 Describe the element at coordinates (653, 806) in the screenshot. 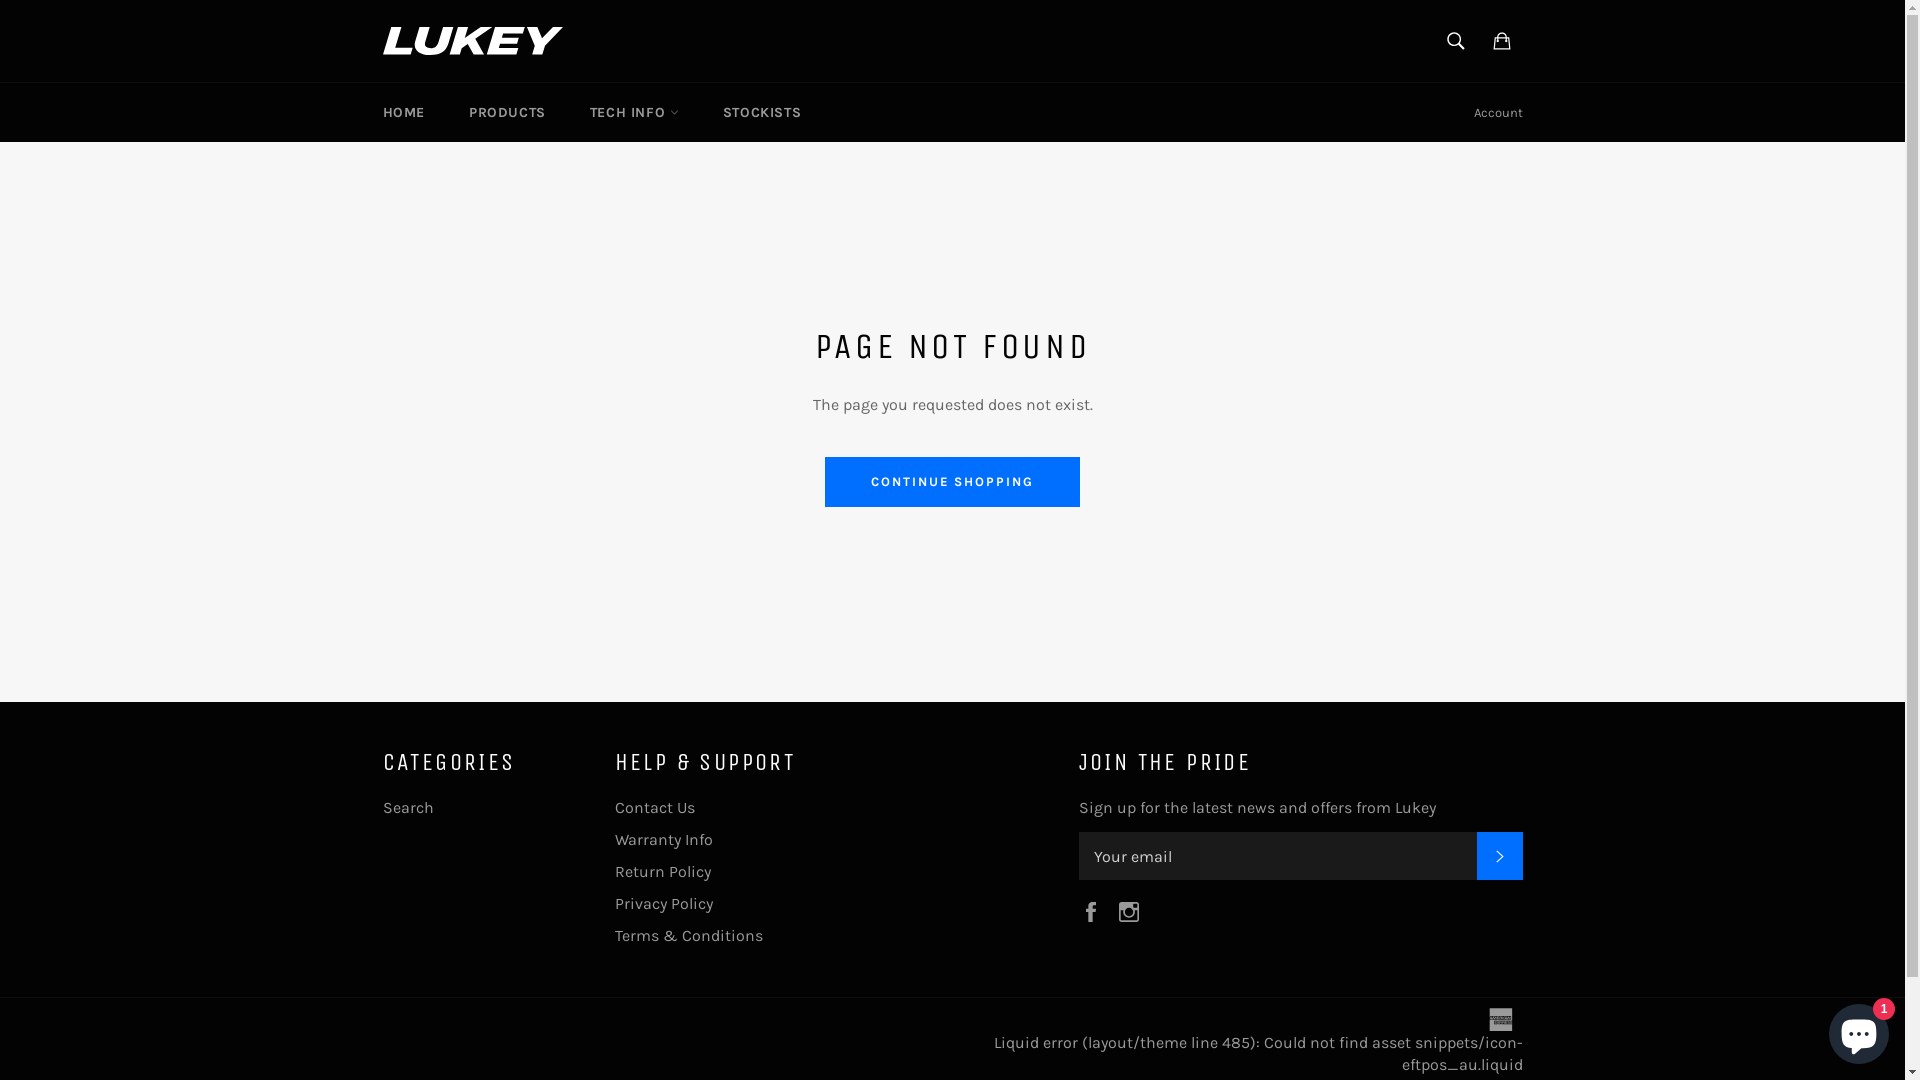

I see `'Contact Us'` at that location.